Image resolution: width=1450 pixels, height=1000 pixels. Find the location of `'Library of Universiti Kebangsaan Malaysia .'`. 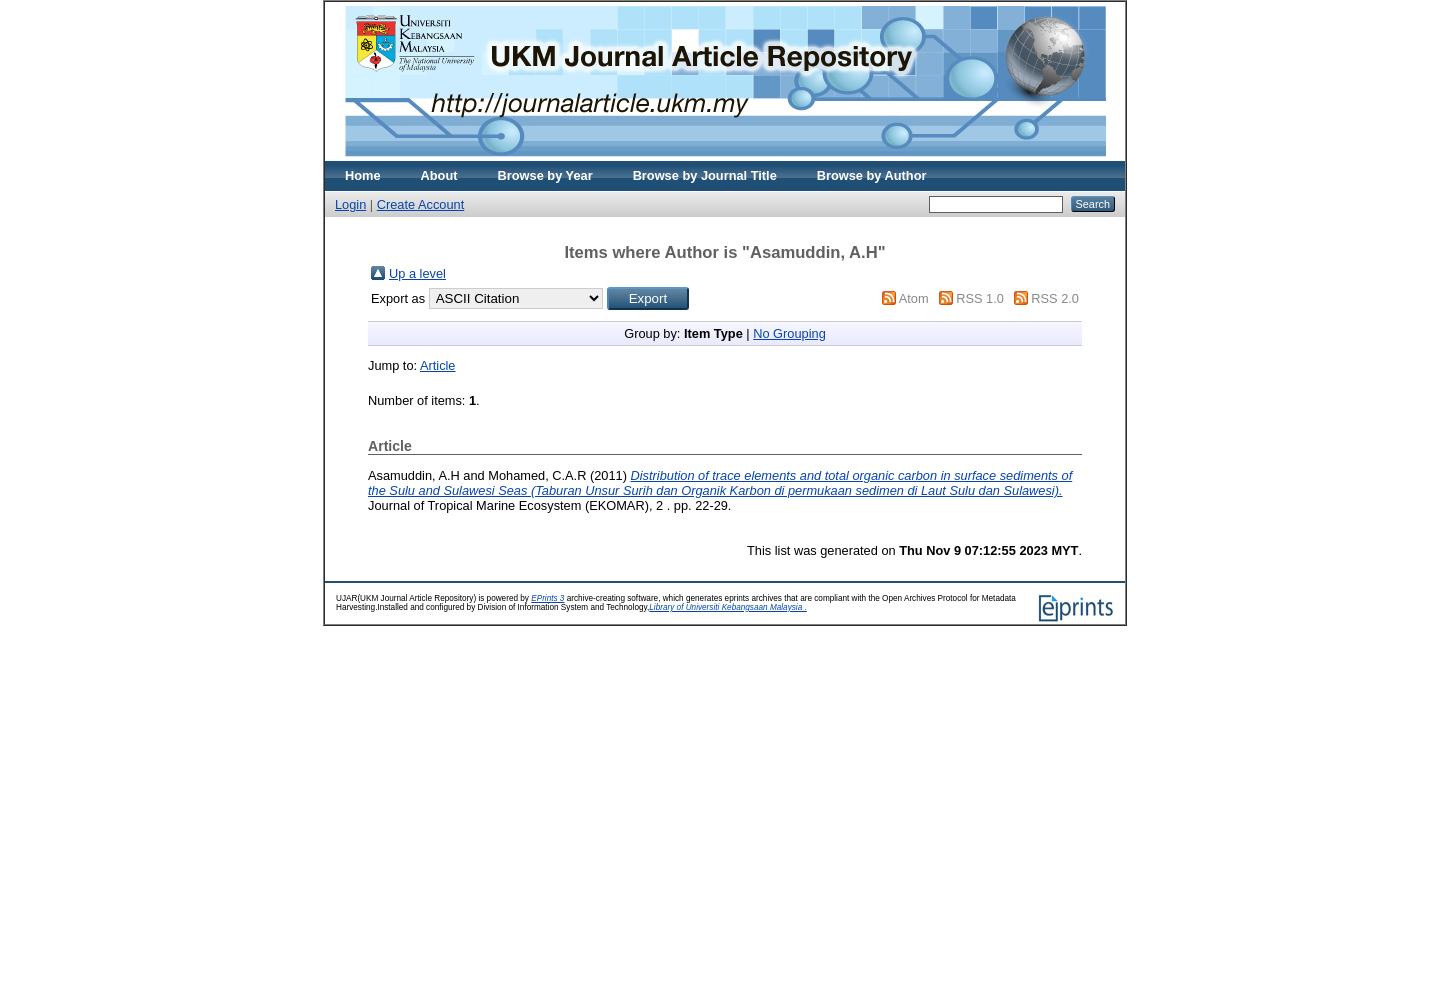

'Library of Universiti Kebangsaan Malaysia .' is located at coordinates (648, 605).